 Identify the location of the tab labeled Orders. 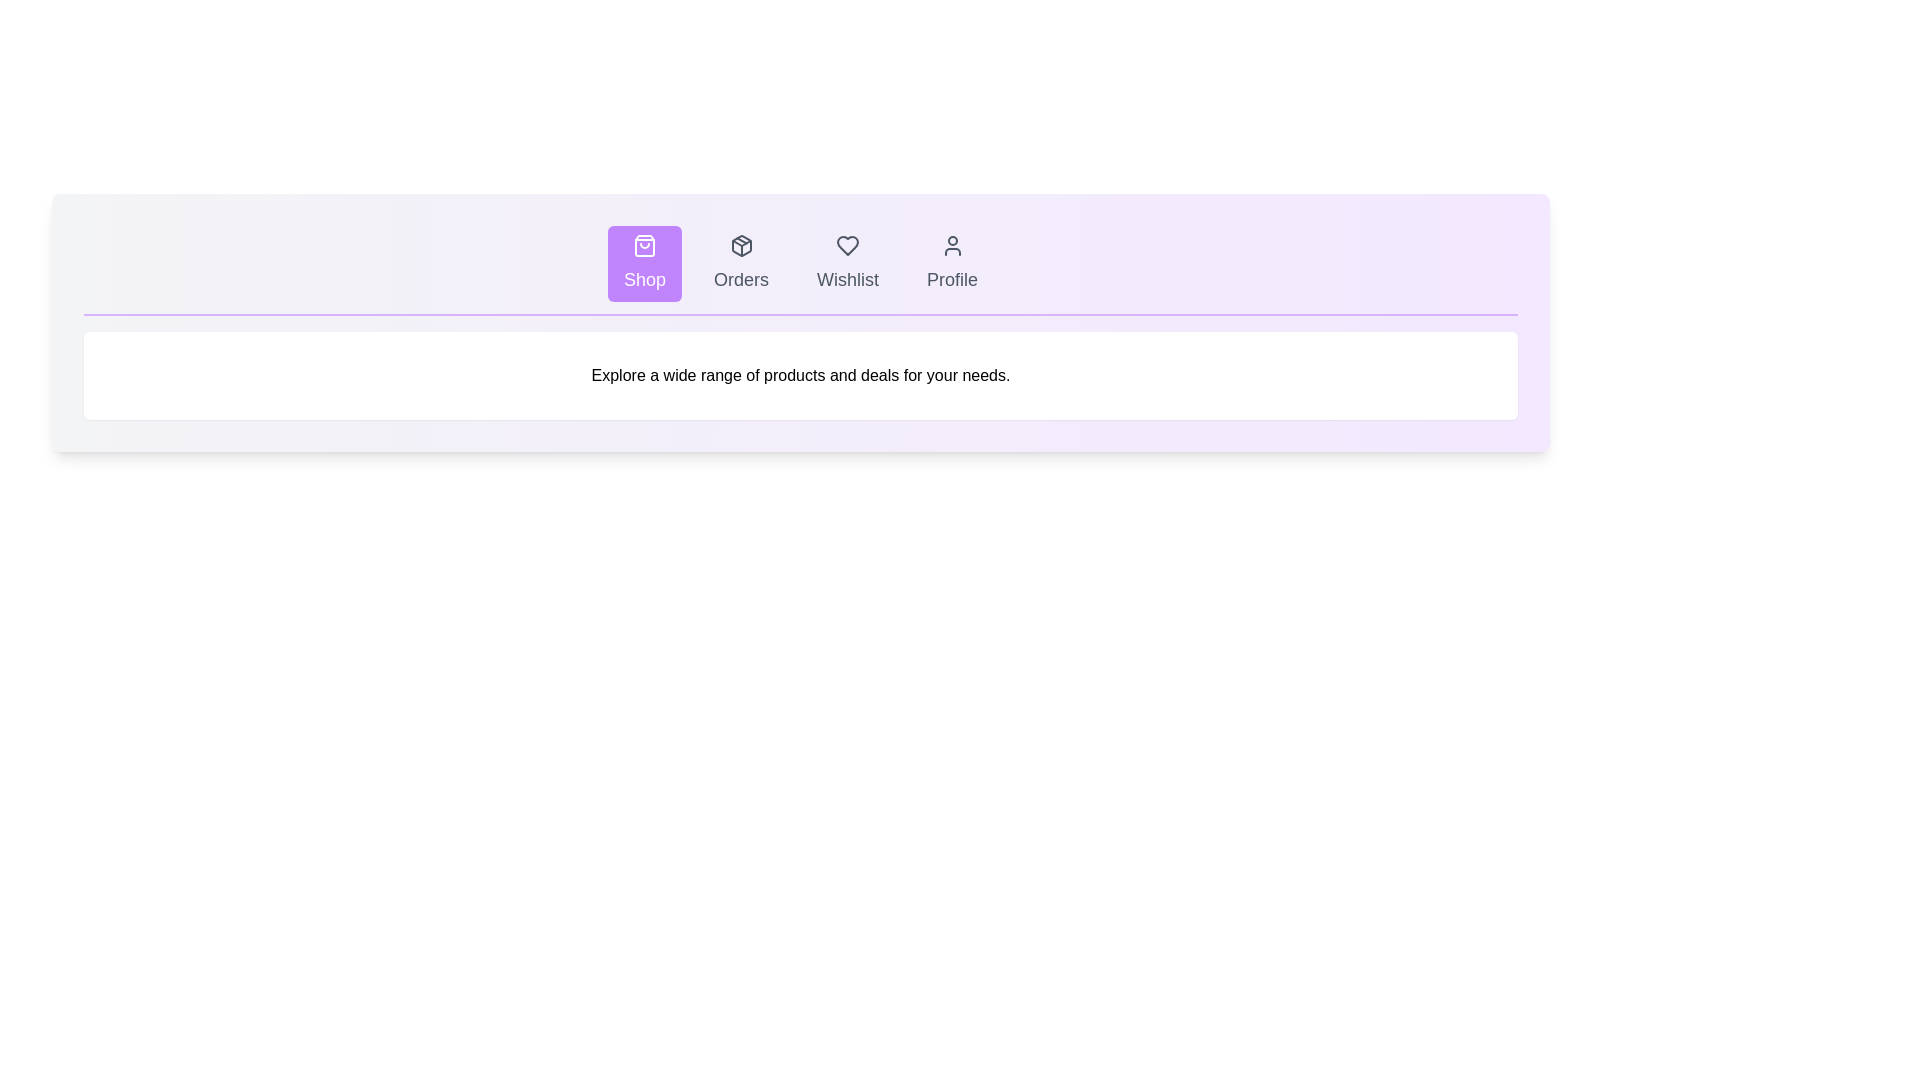
(740, 262).